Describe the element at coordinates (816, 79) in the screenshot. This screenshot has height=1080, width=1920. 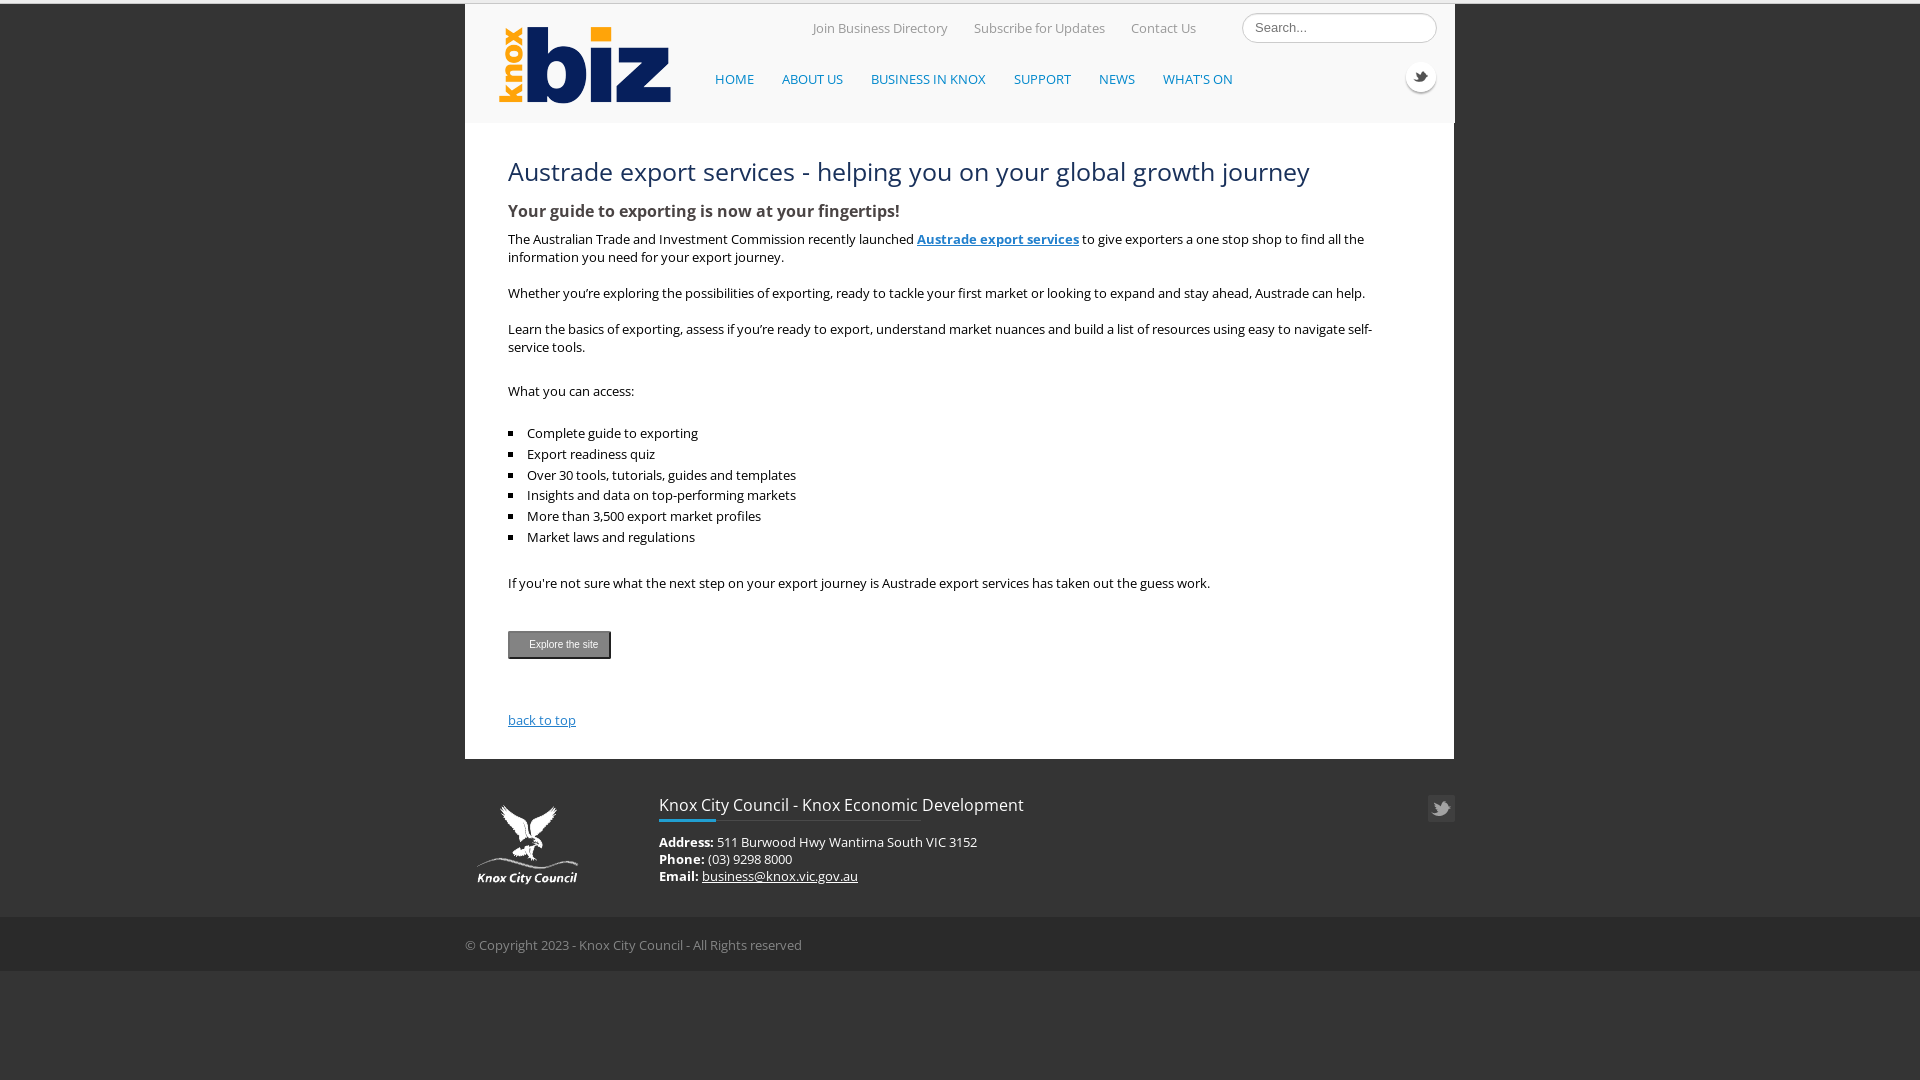
I see `'ABOUT US'` at that location.